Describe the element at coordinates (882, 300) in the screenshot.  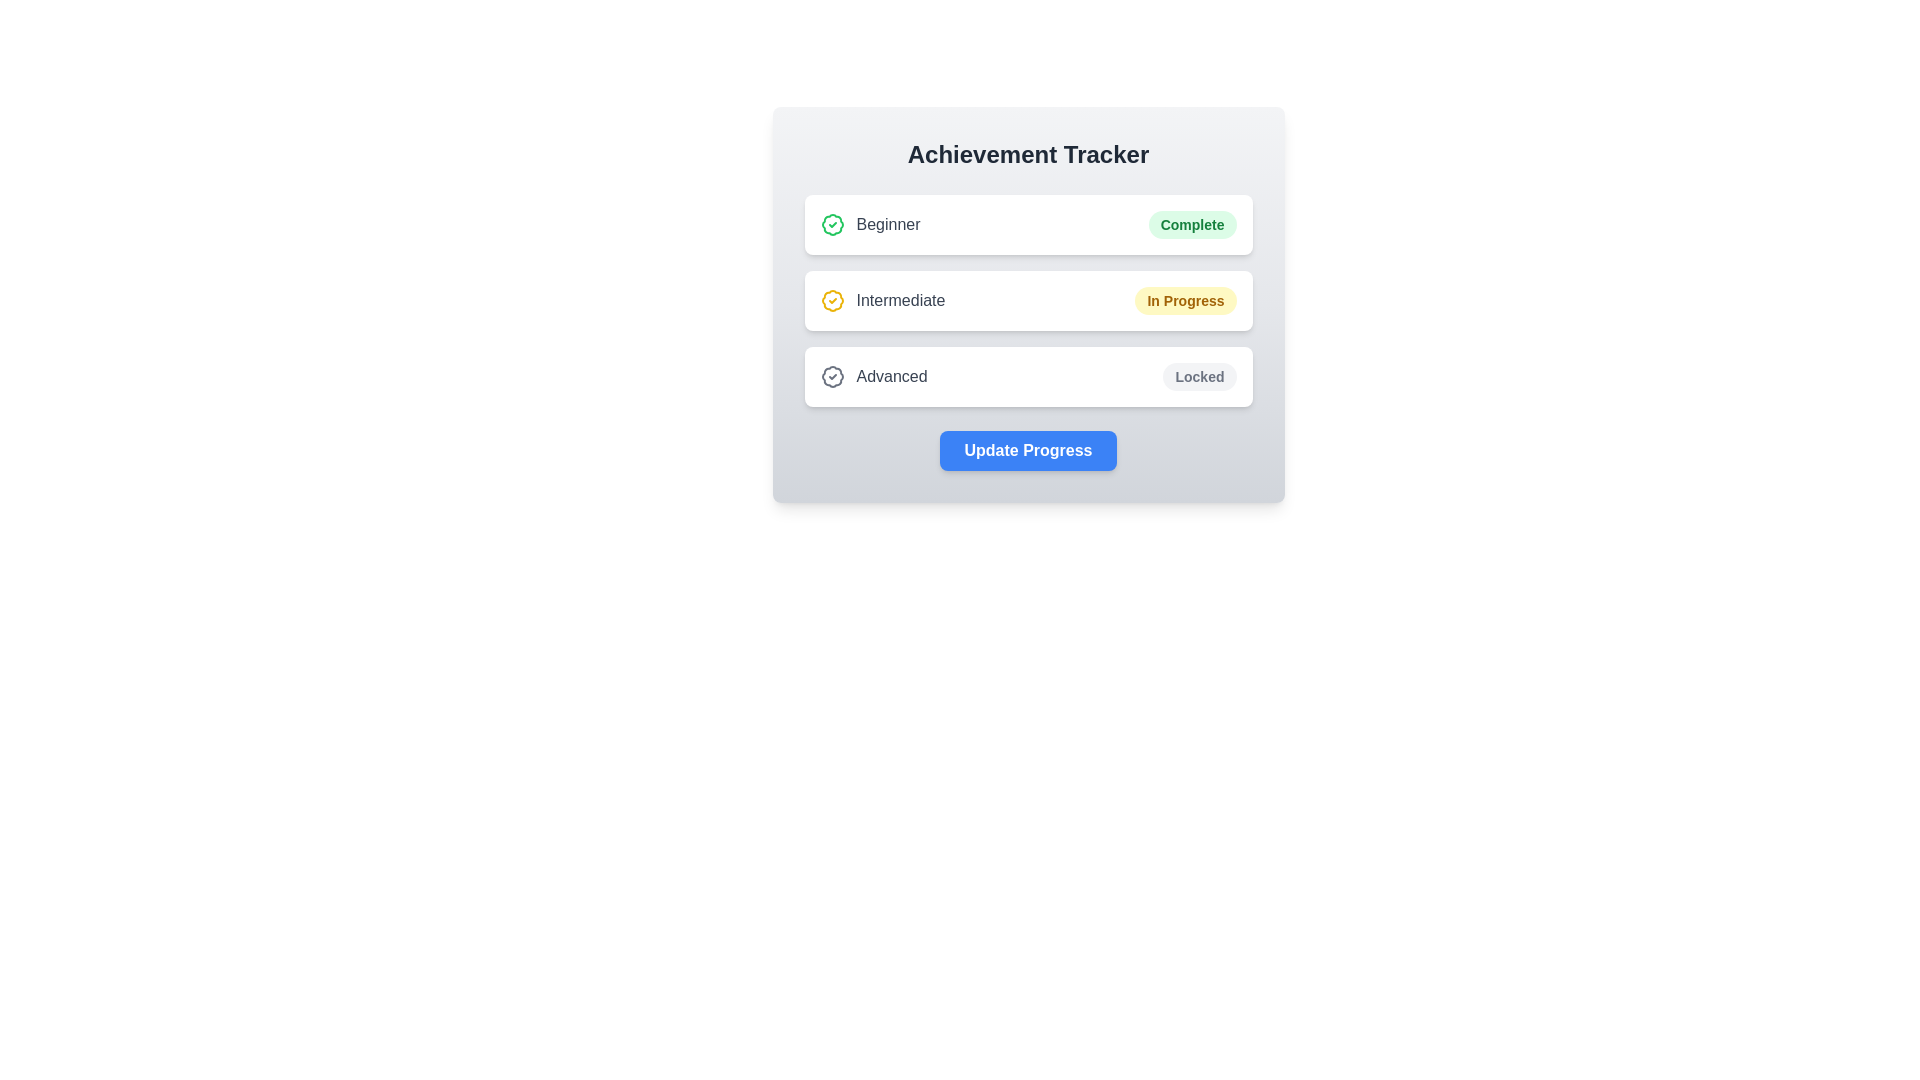
I see `the 'Intermediate' Label with Icon that includes a badge with a checkmark, located within the Achievement Tracker card` at that location.